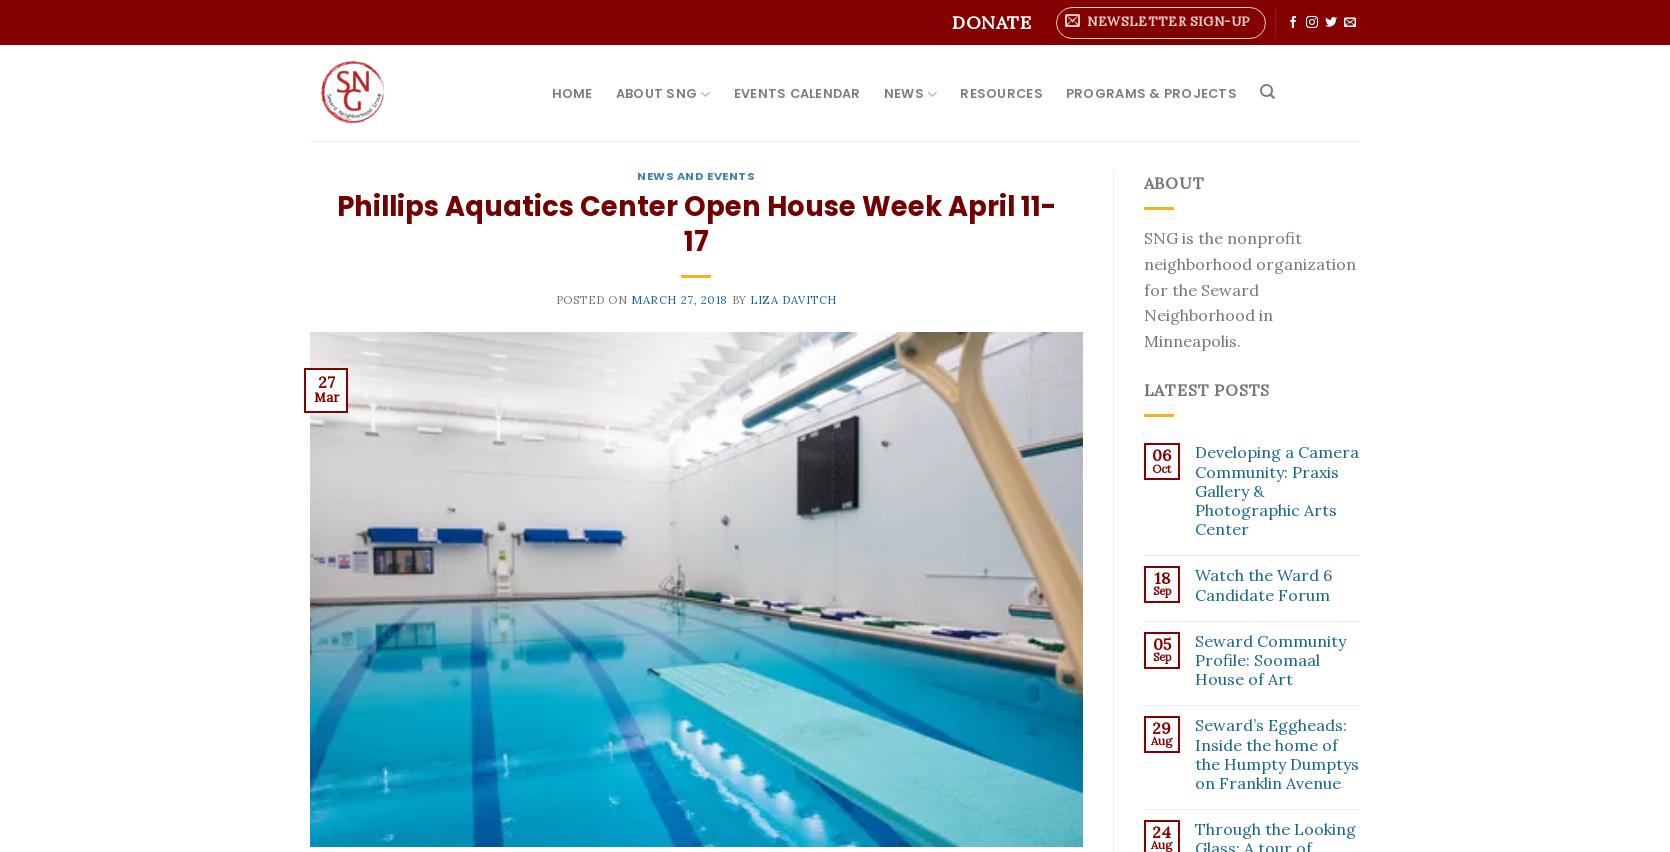 Image resolution: width=1670 pixels, height=852 pixels. Describe the element at coordinates (726, 298) in the screenshot. I see `'by'` at that location.